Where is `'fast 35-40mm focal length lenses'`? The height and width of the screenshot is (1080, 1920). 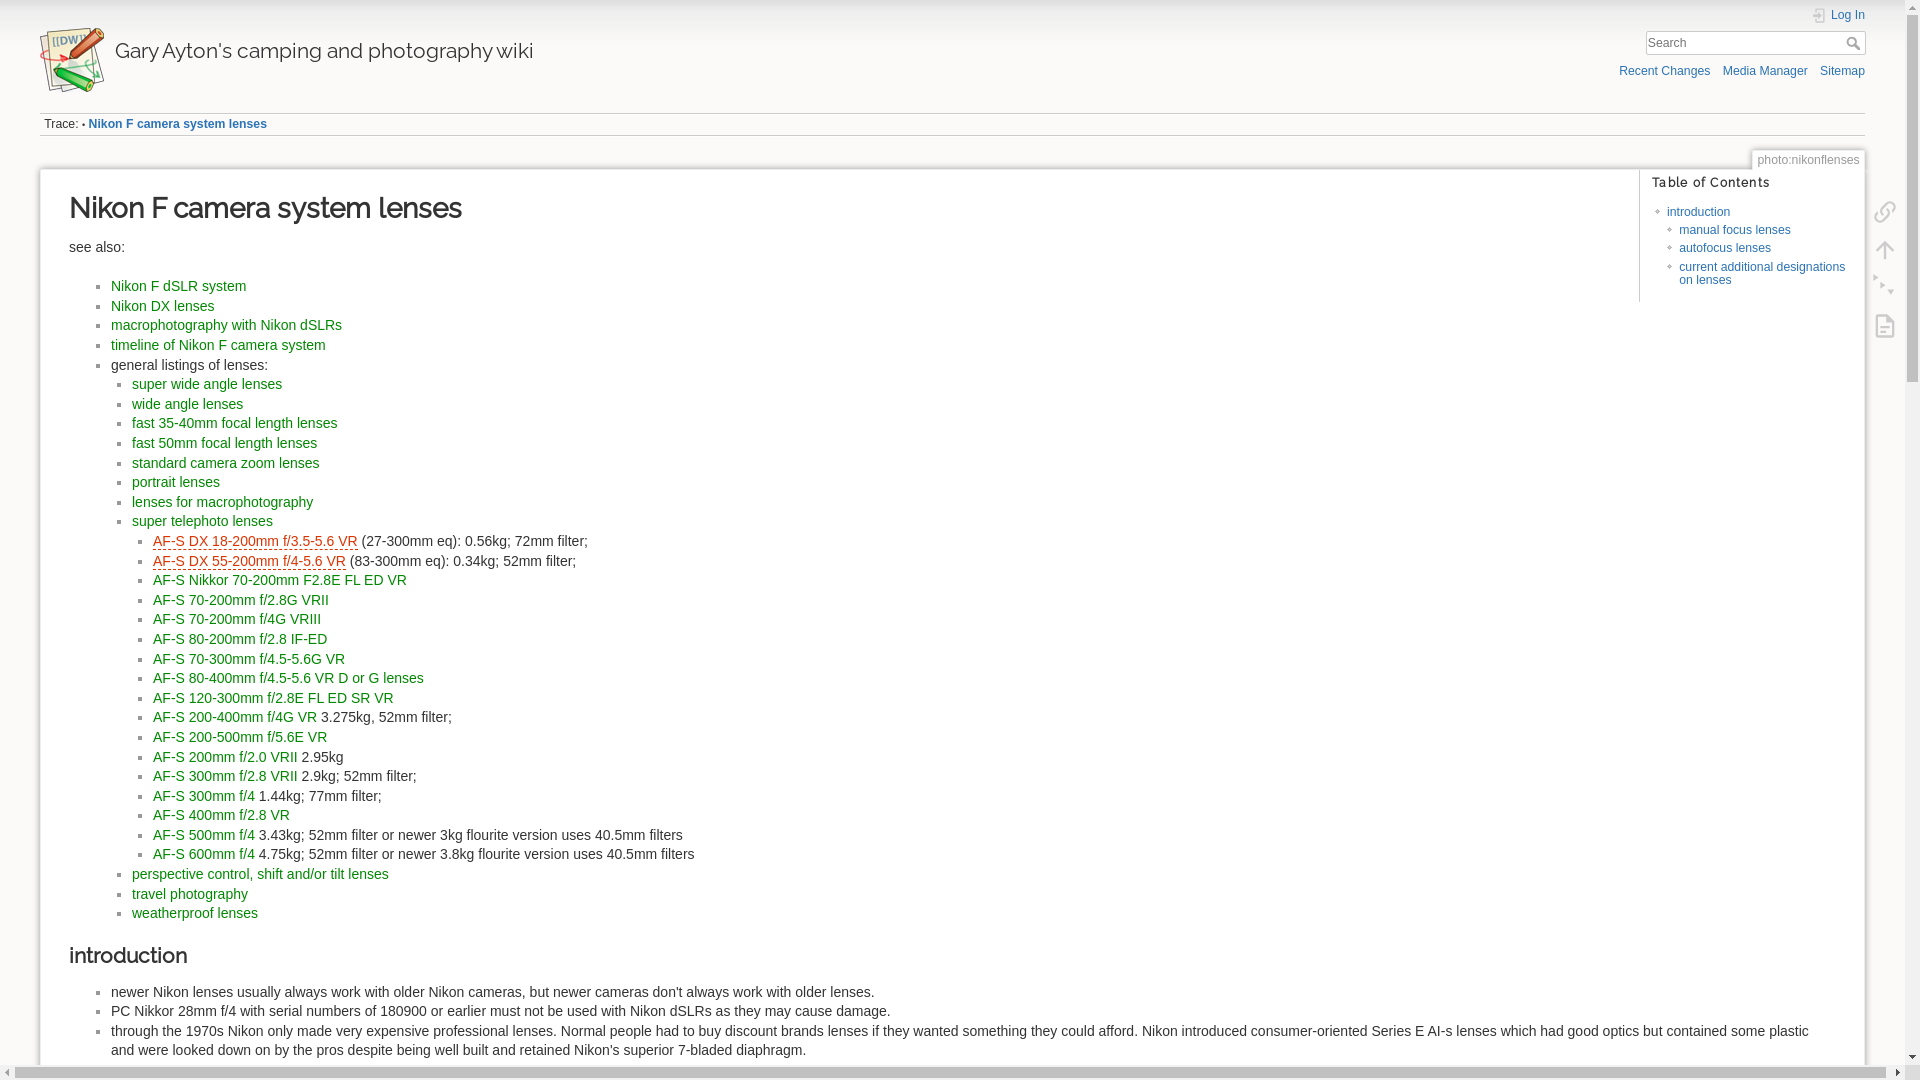 'fast 35-40mm focal length lenses' is located at coordinates (234, 422).